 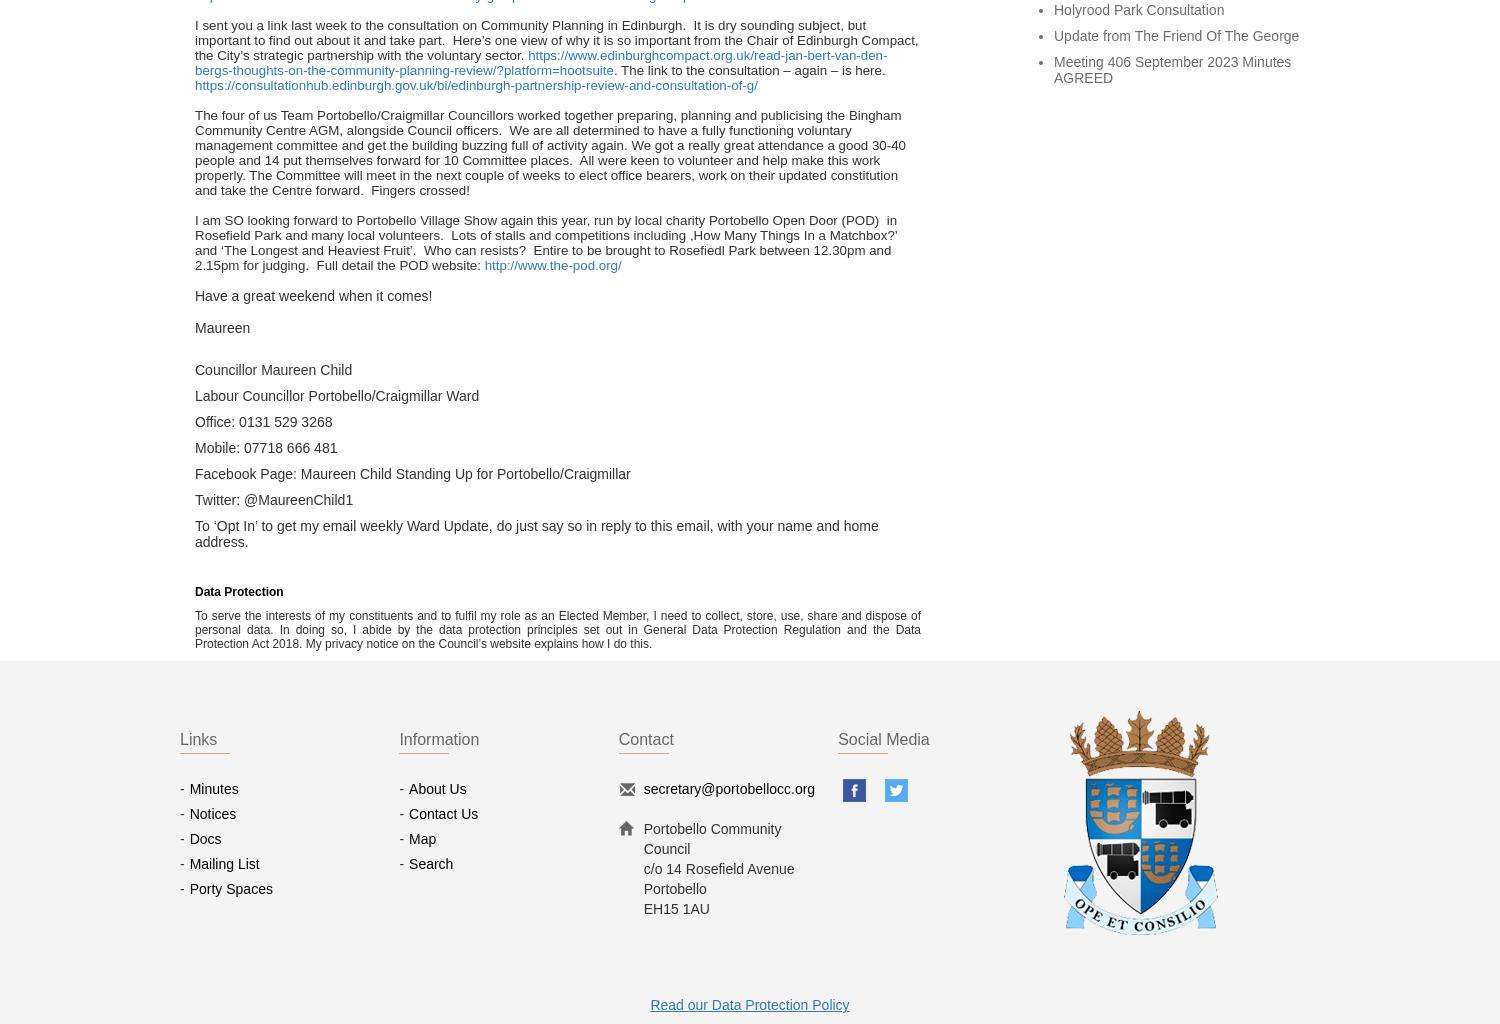 I want to click on 'Map', so click(x=422, y=837).